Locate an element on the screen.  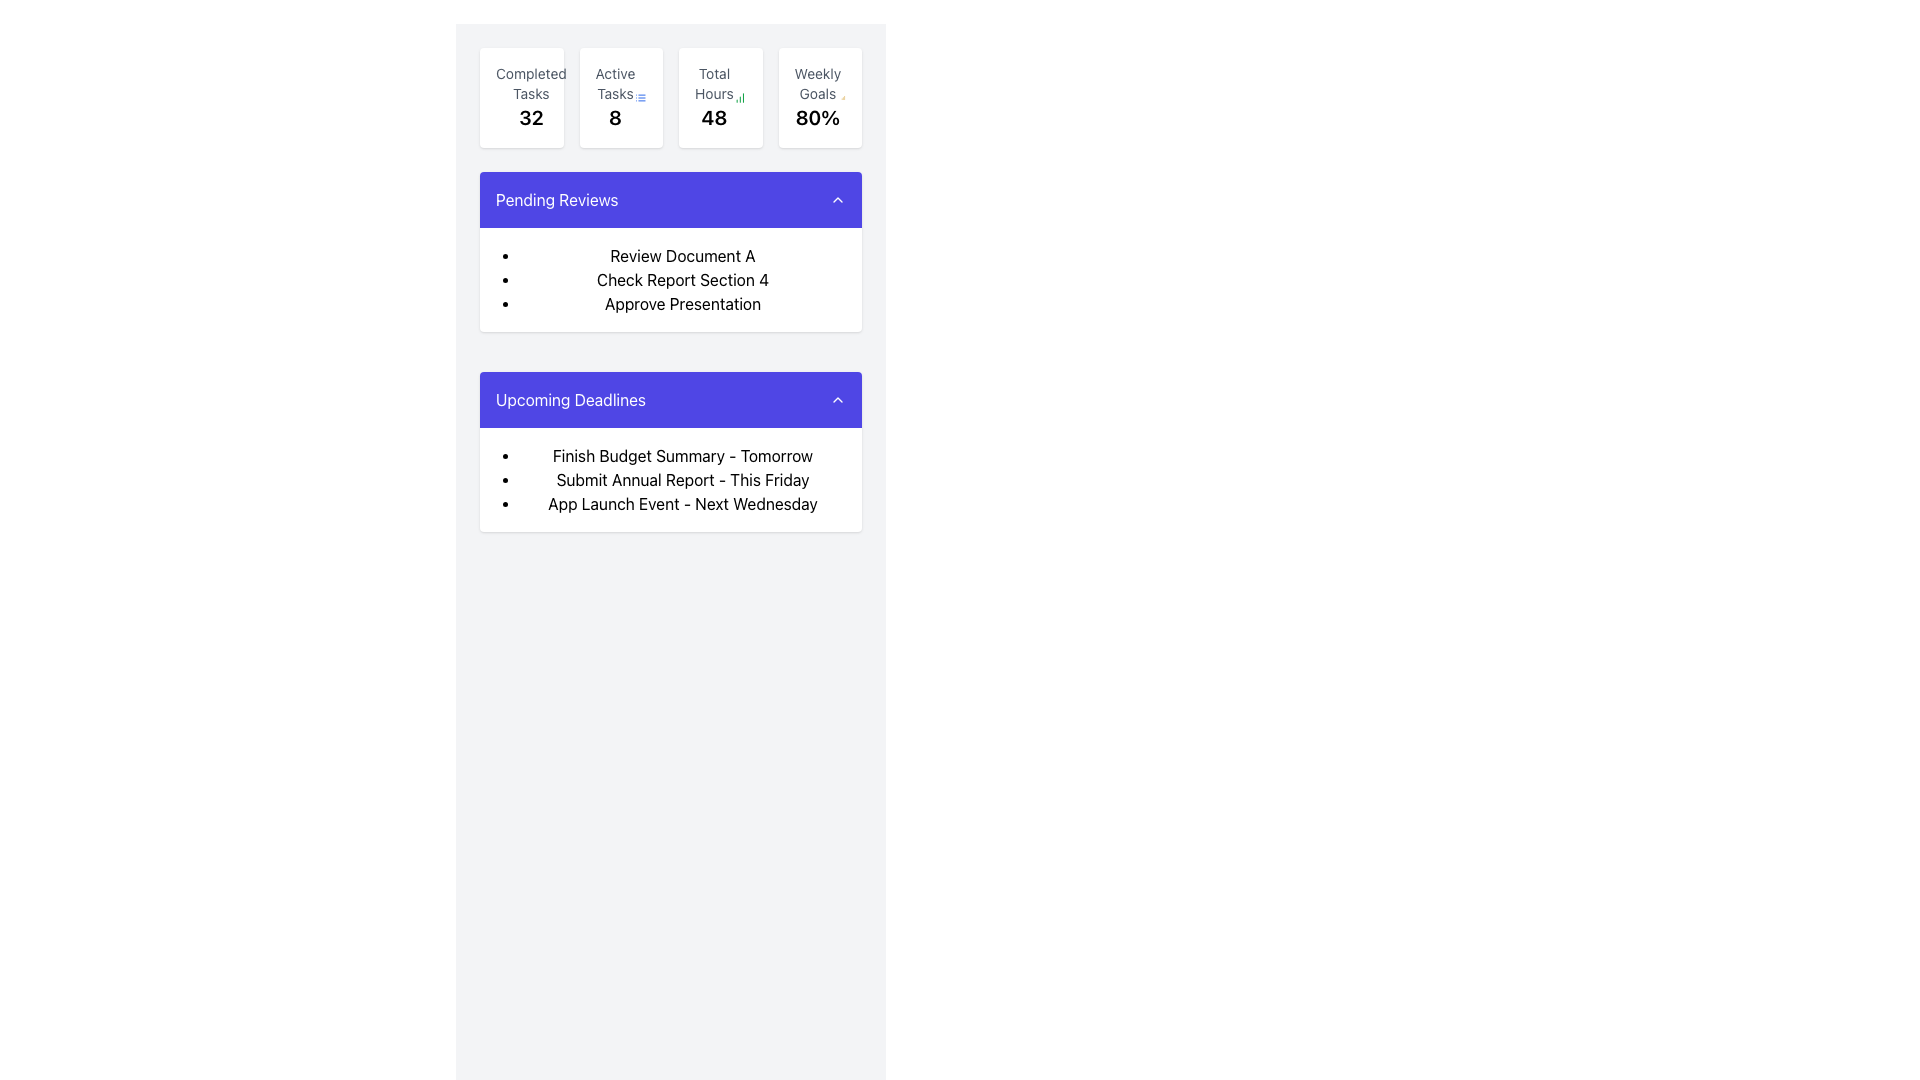
the 'Completed Tasks' summary card which displays the number '32' and the title in gray above it is located at coordinates (531, 97).